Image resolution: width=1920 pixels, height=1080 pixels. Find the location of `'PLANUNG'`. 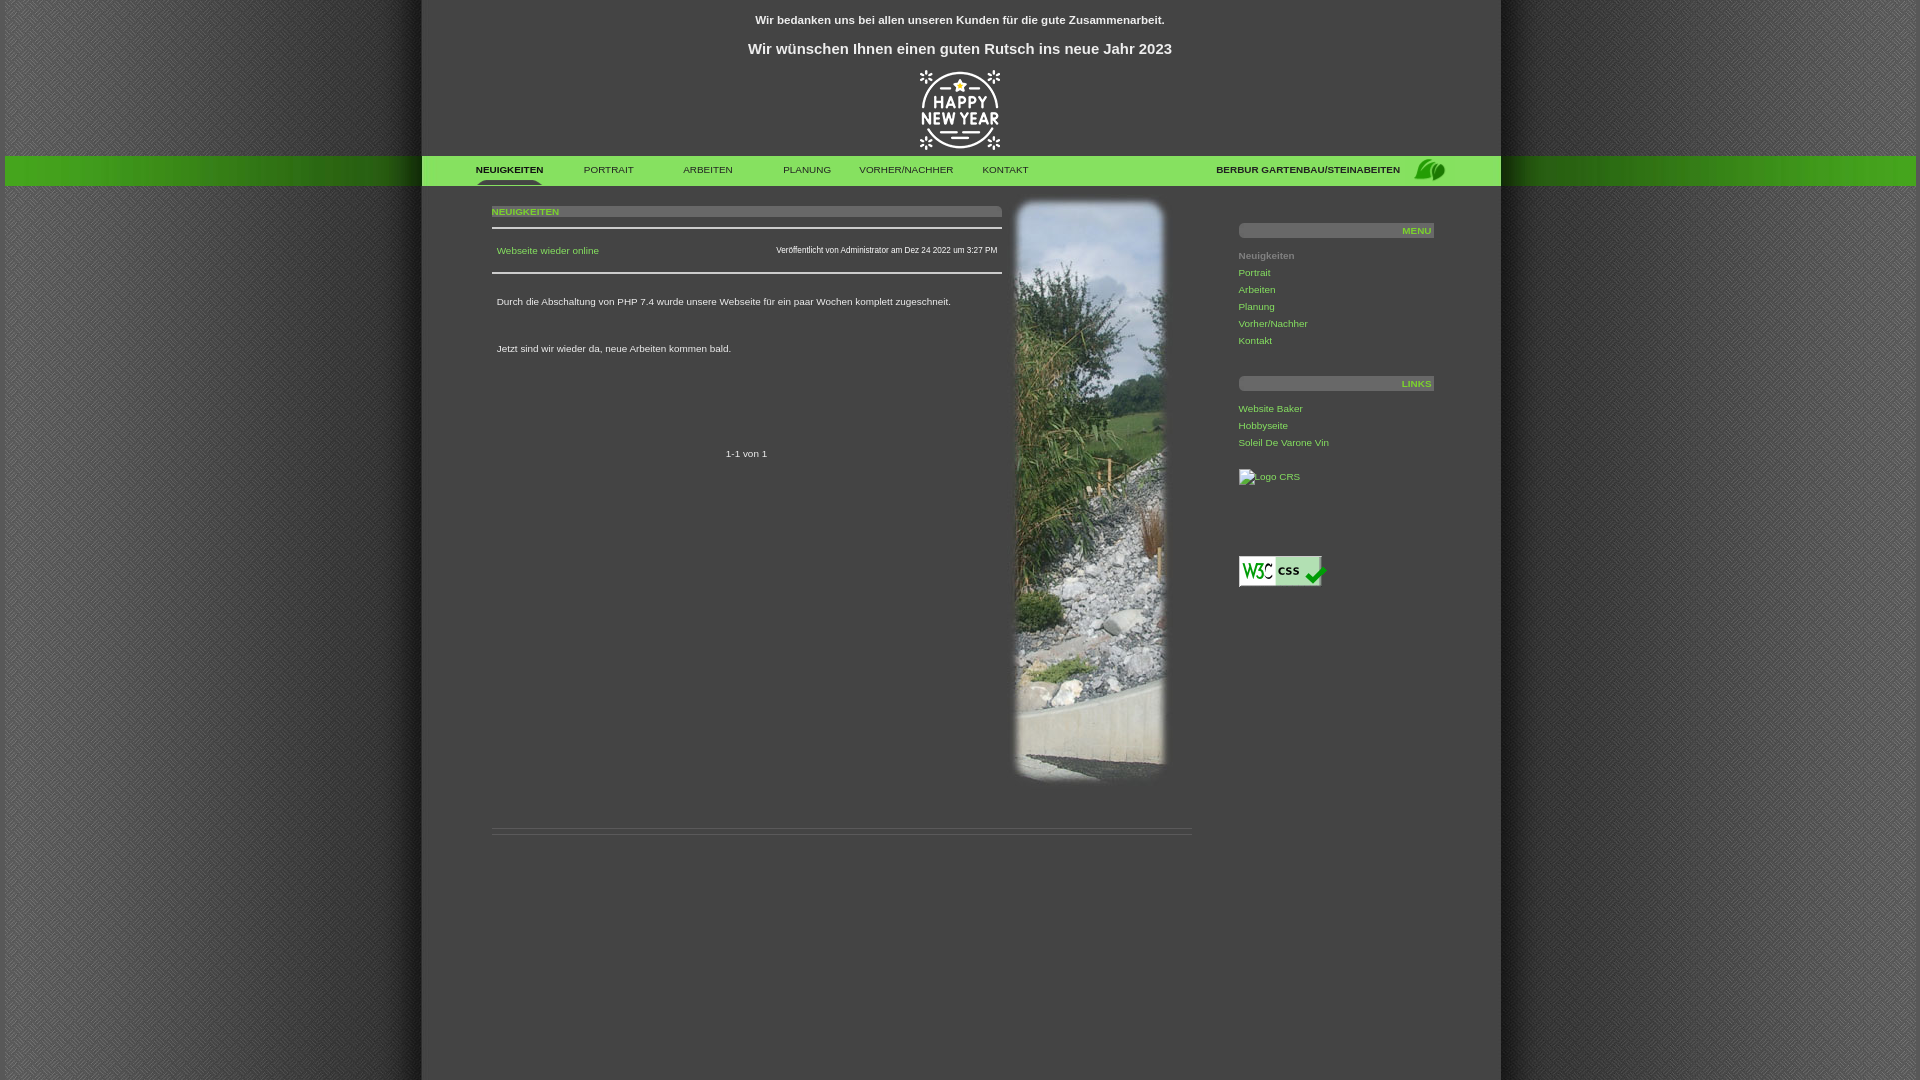

'PLANUNG' is located at coordinates (807, 173).